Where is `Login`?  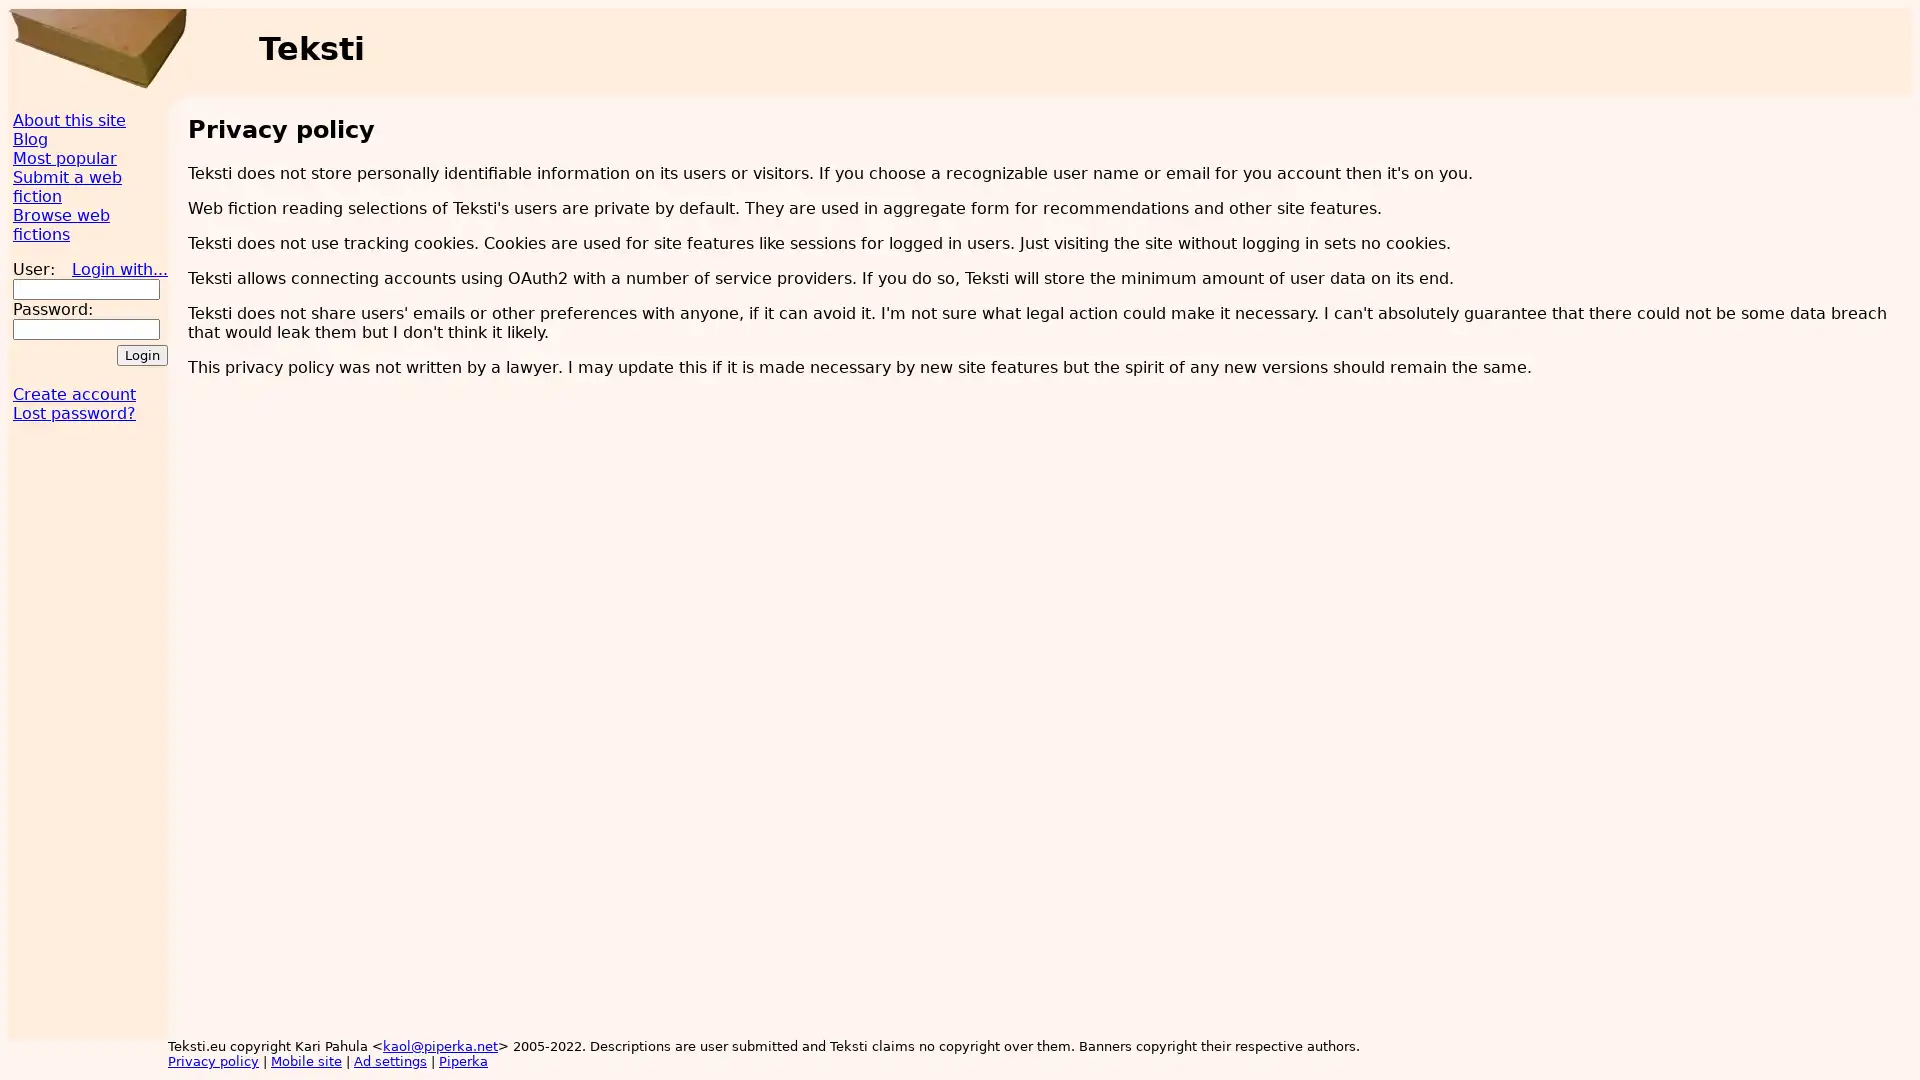
Login is located at coordinates (141, 354).